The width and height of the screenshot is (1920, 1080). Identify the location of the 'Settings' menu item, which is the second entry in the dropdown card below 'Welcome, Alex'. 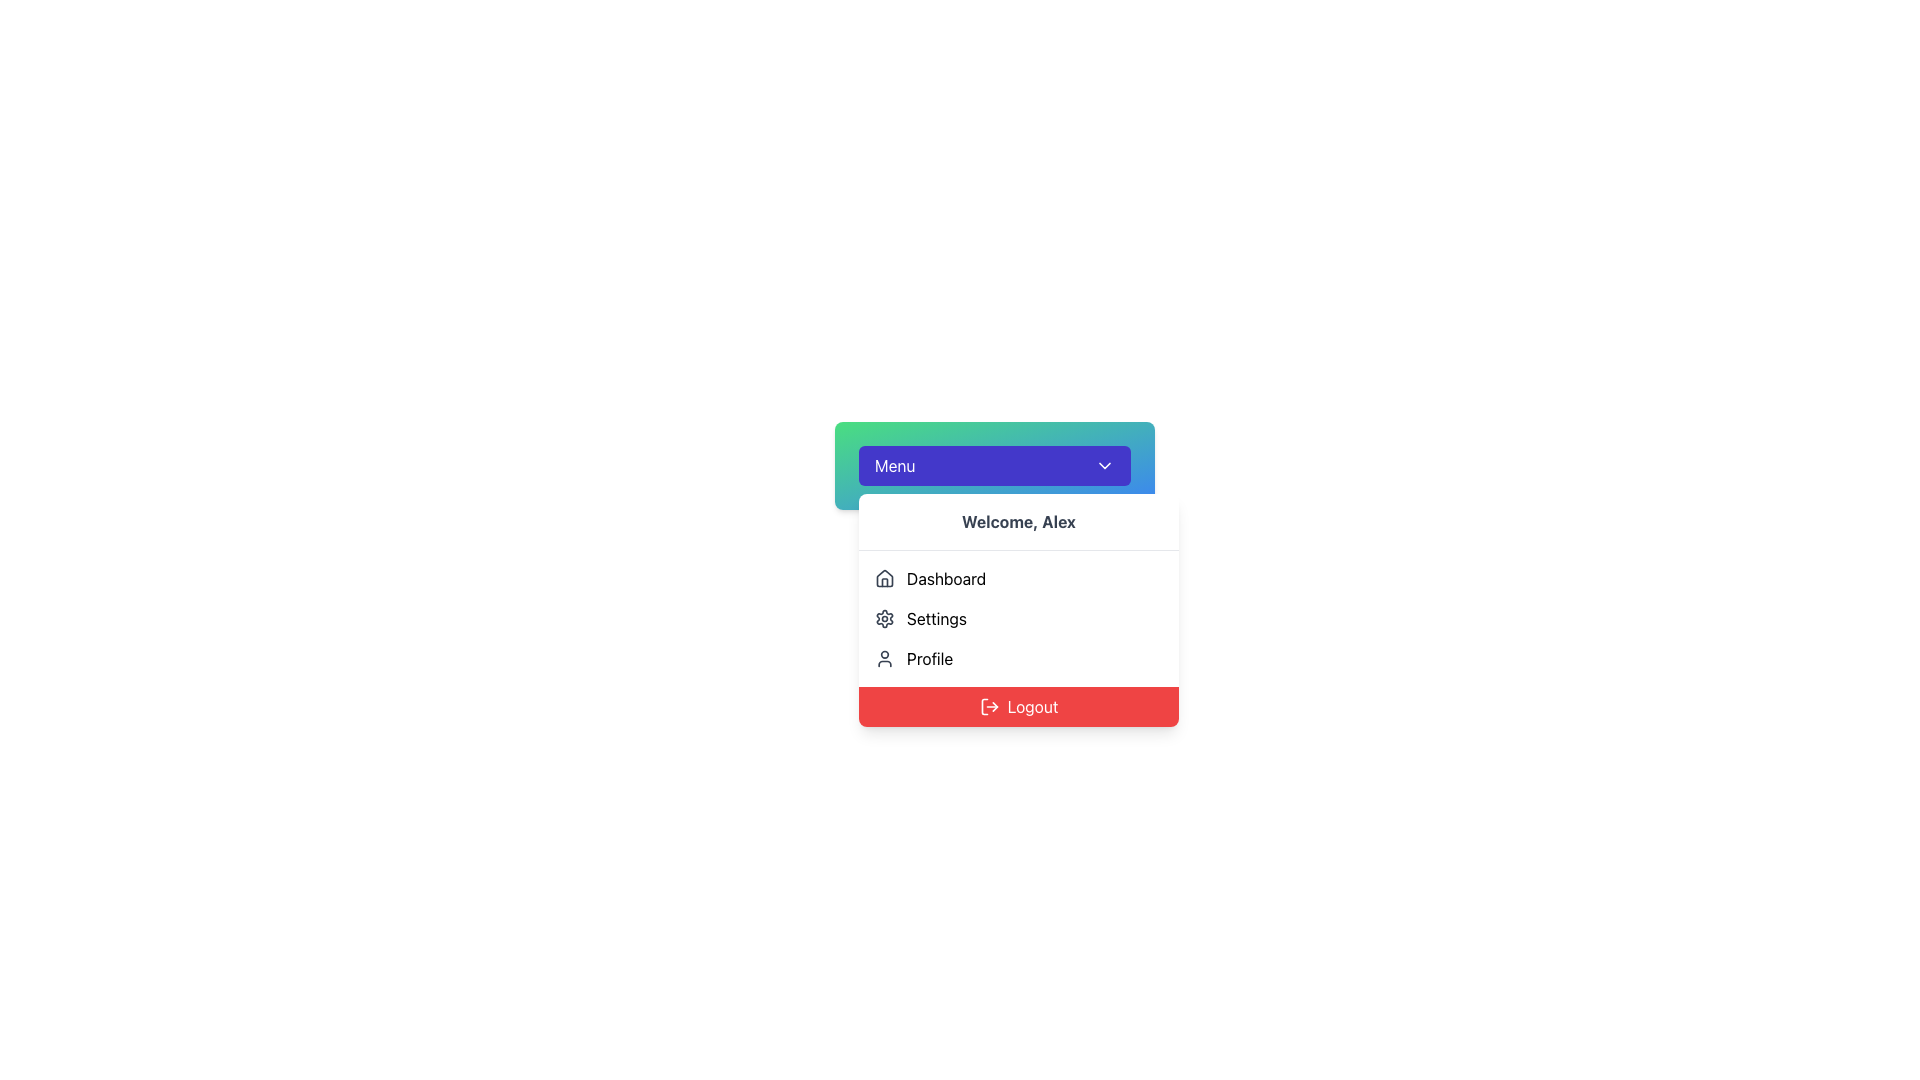
(1018, 617).